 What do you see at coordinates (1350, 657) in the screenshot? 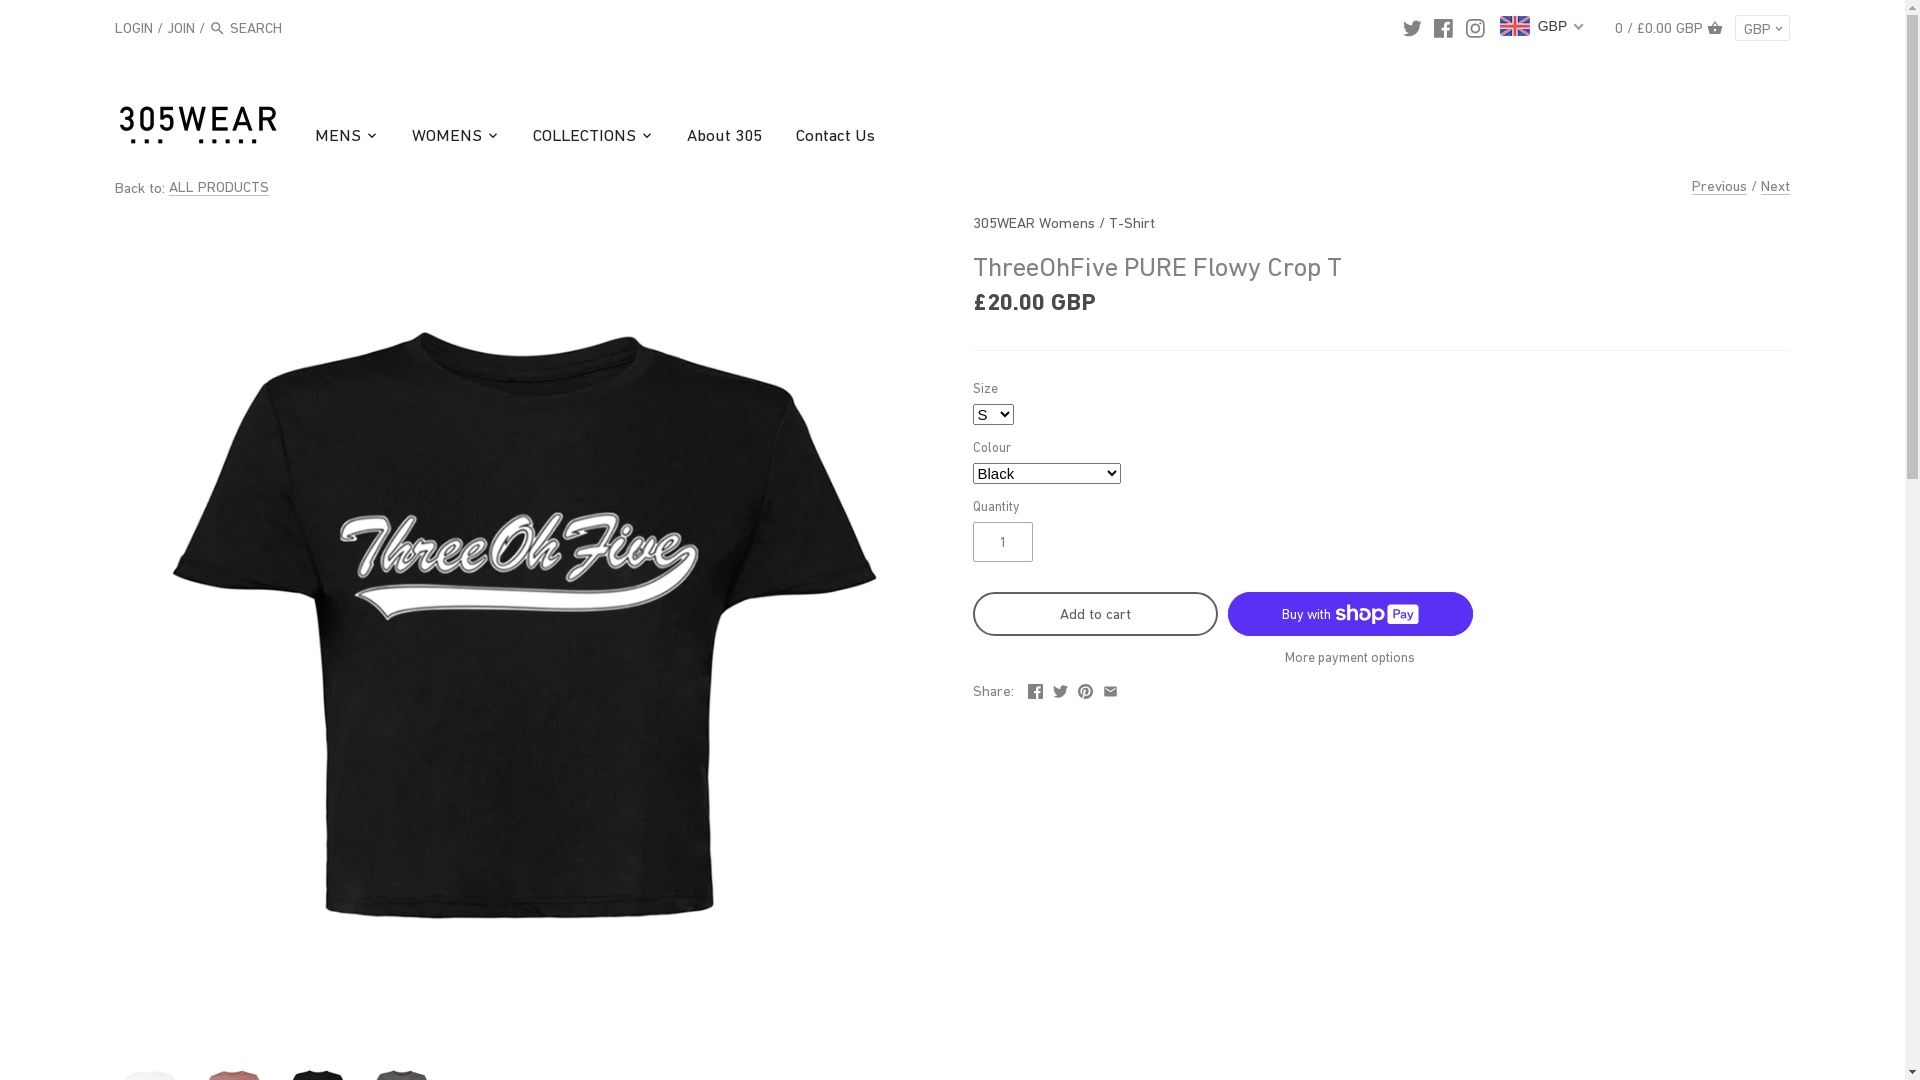
I see `'More payment options'` at bounding box center [1350, 657].